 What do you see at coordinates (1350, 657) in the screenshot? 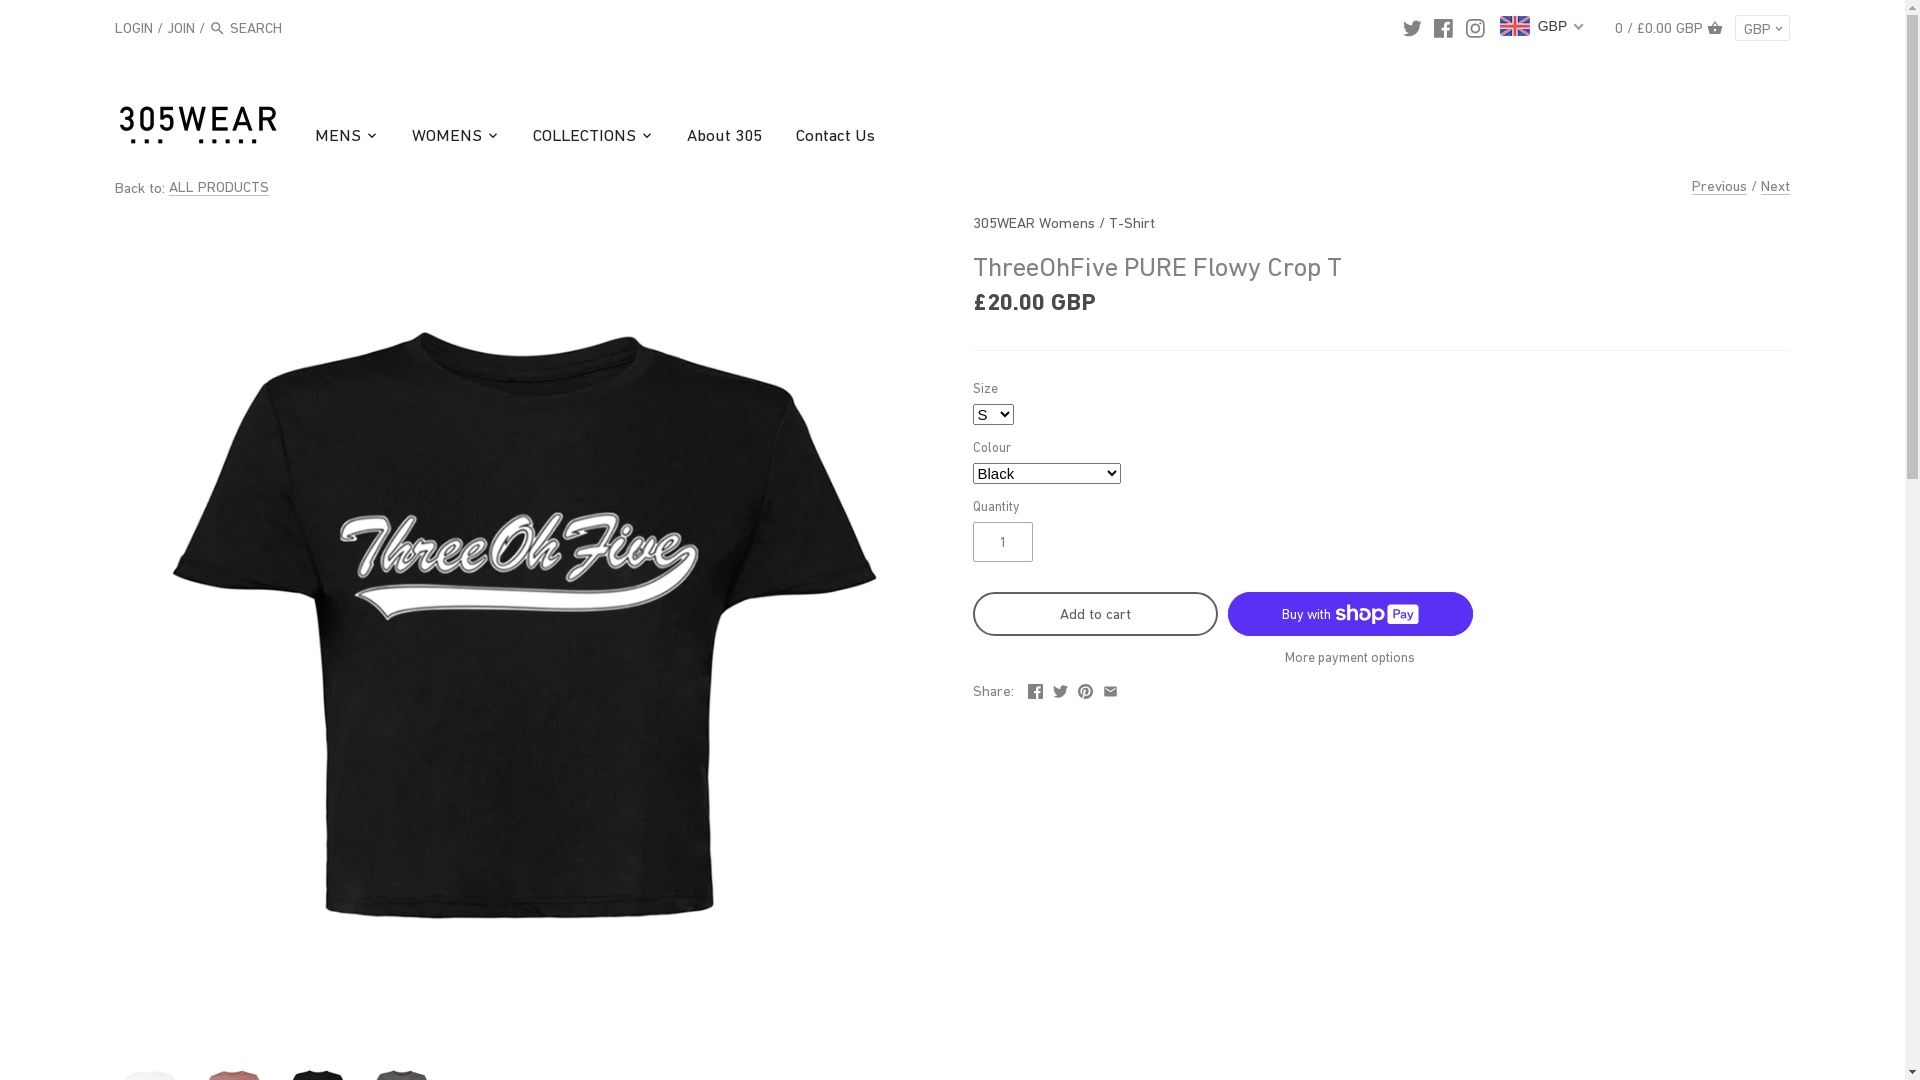
I see `'More payment options'` at bounding box center [1350, 657].